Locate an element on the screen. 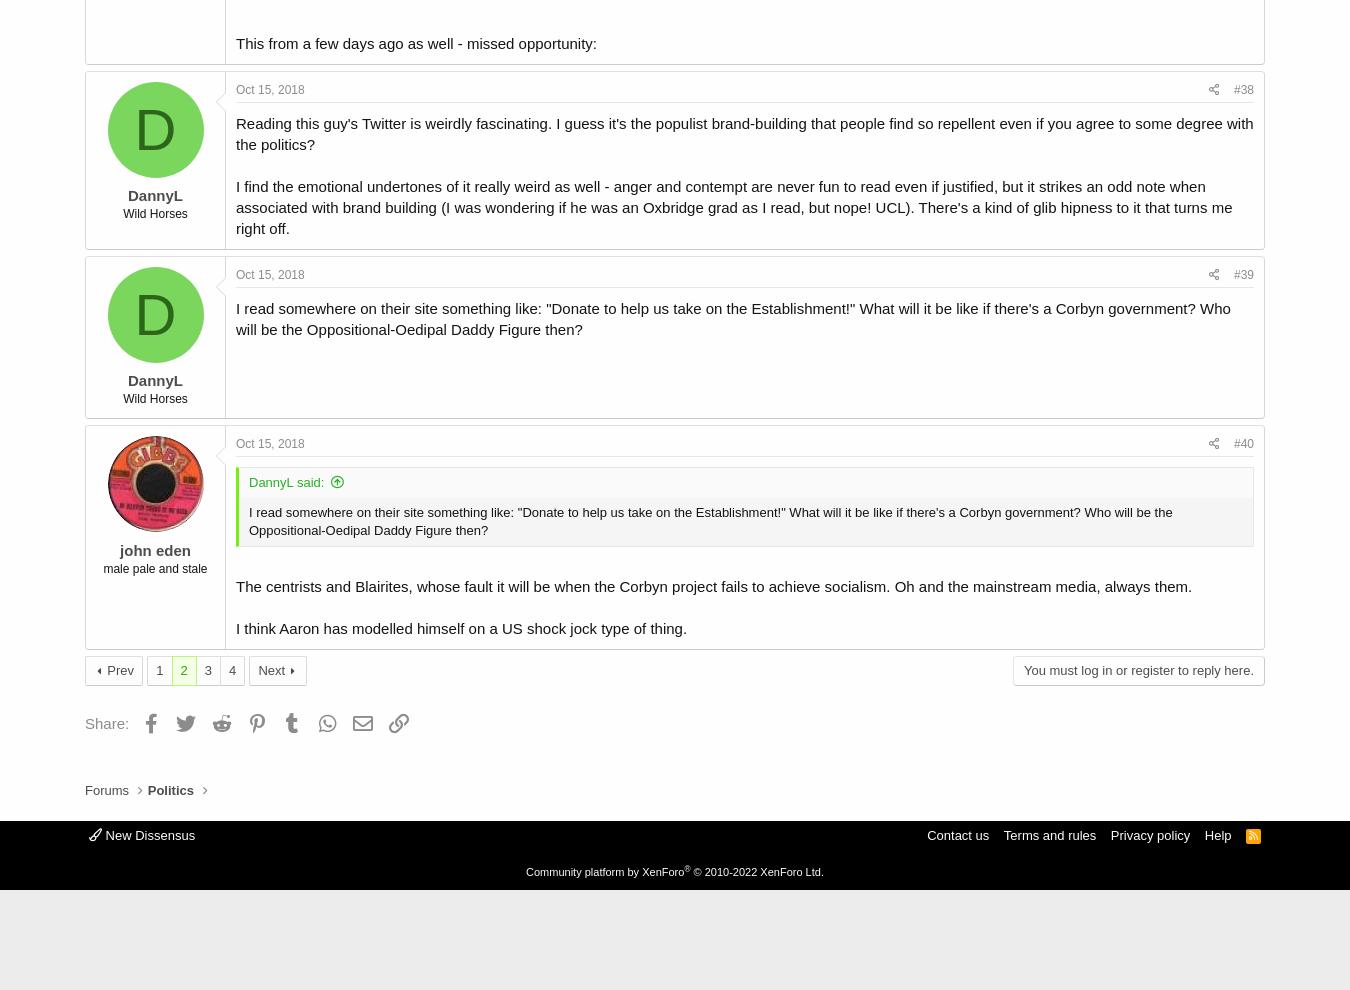 The height and width of the screenshot is (990, 1350). 'Reading this guy's Twitter is weirdly fascinating. I guess it's the populist brand-building that people find so repellent even if you agree to some degree with the politics?' is located at coordinates (743, 131).